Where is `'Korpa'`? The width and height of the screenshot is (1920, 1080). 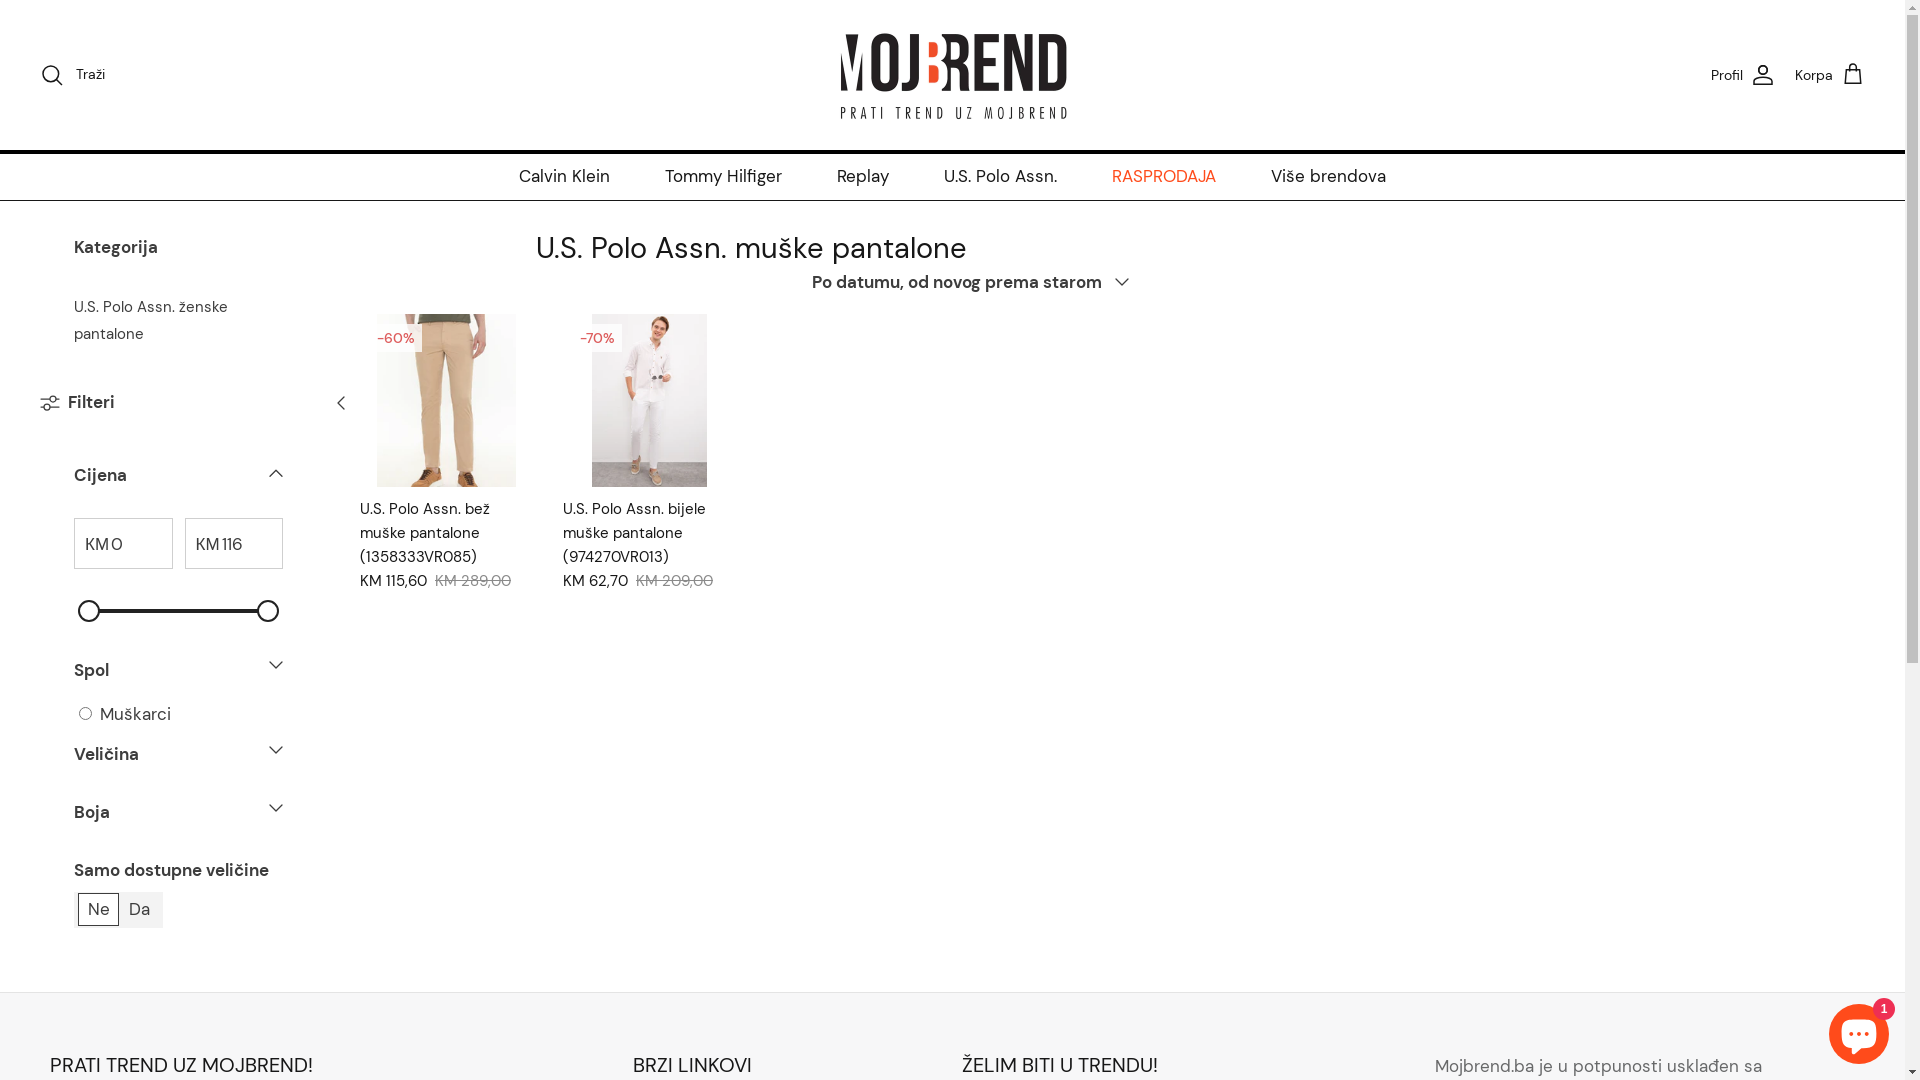
'Korpa' is located at coordinates (1829, 74).